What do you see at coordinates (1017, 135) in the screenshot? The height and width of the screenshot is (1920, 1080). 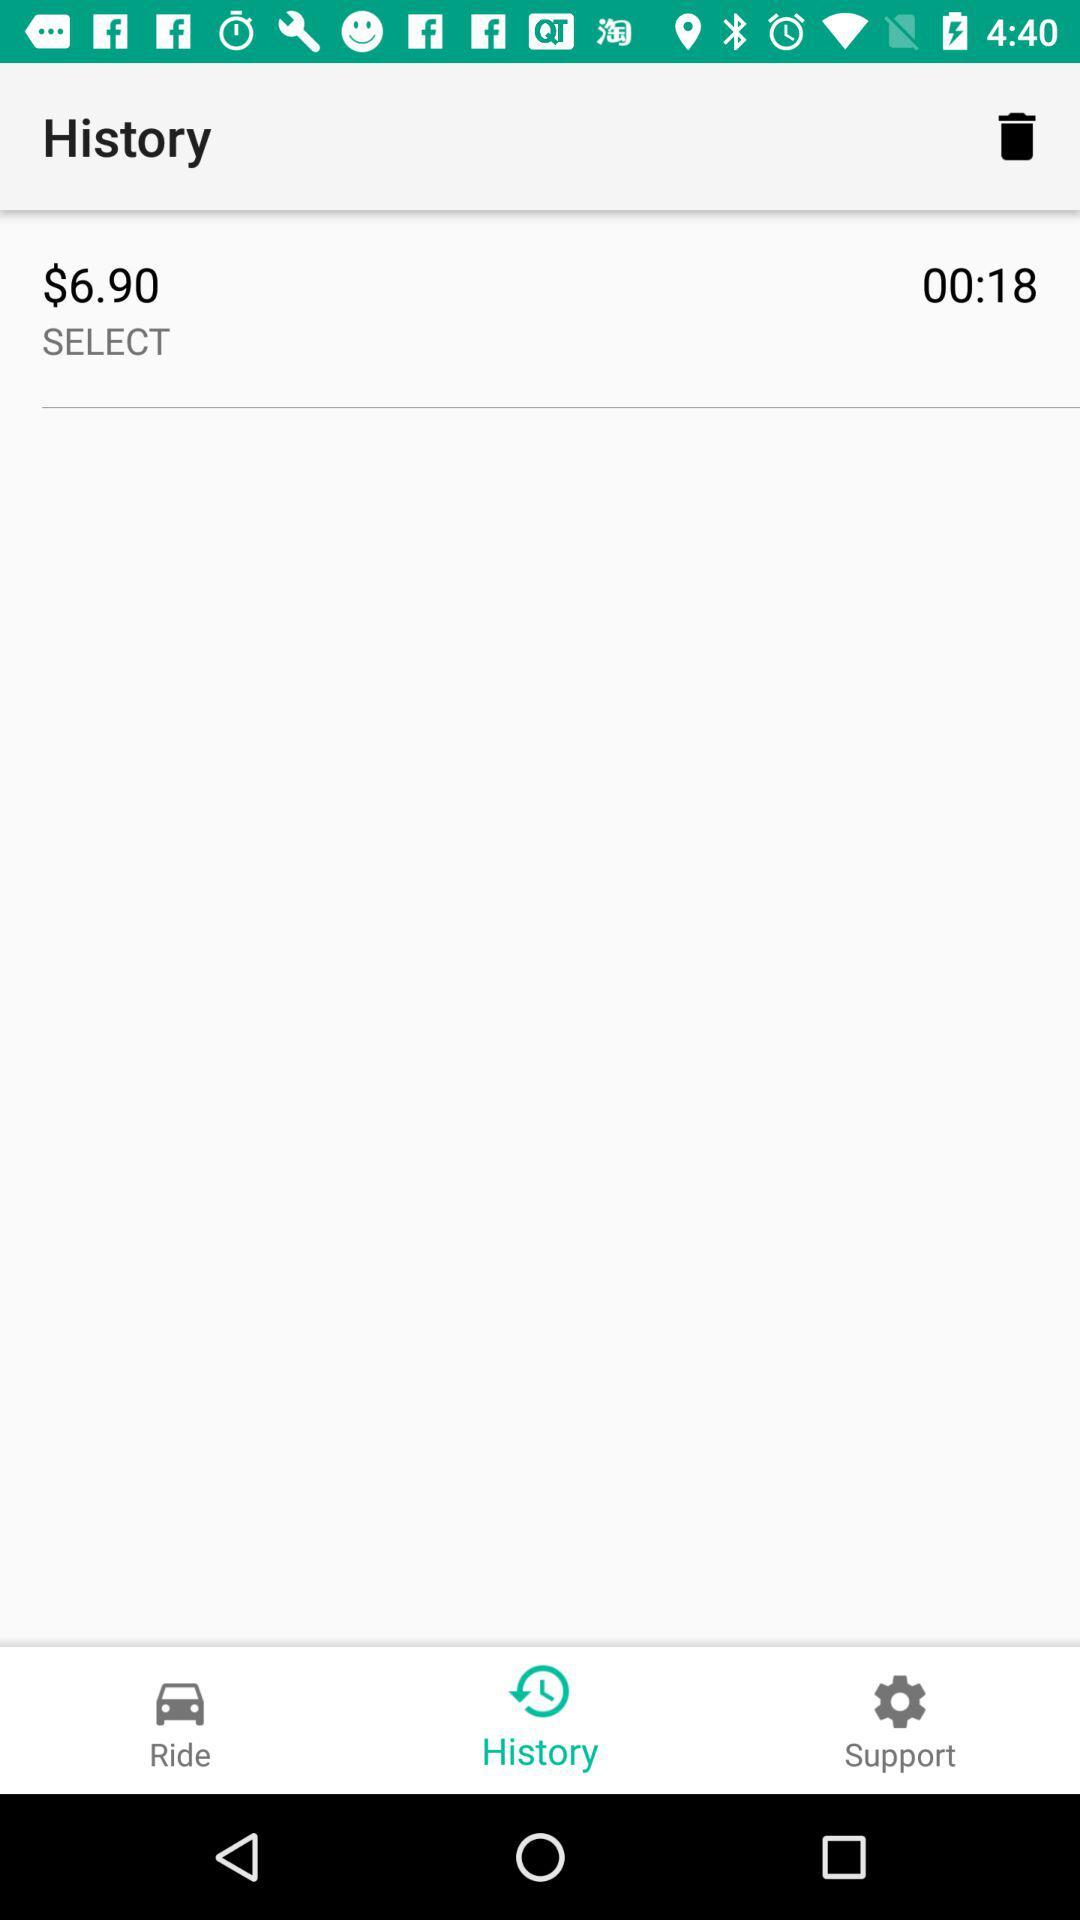 I see `the icon next to the history item` at bounding box center [1017, 135].